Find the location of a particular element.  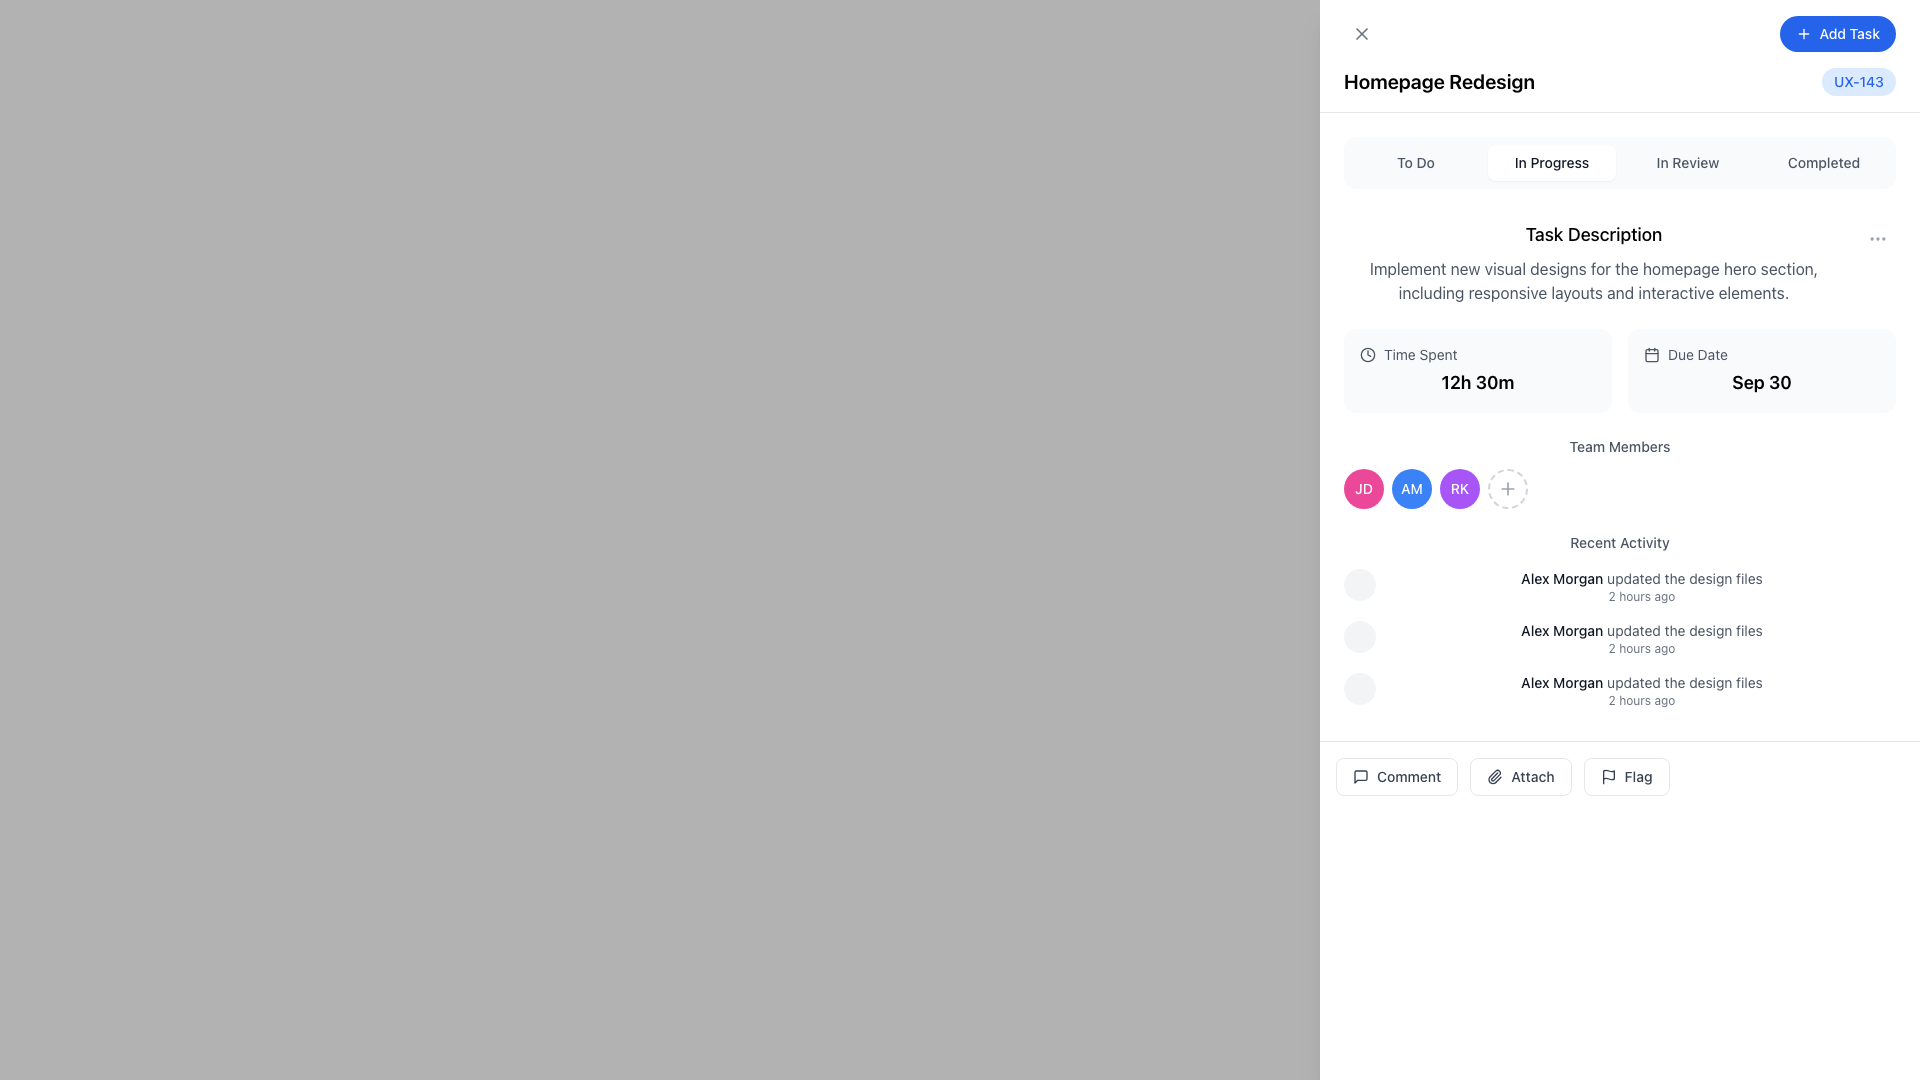

the 'In Review' button, the third button in a set of four is located at coordinates (1687, 161).